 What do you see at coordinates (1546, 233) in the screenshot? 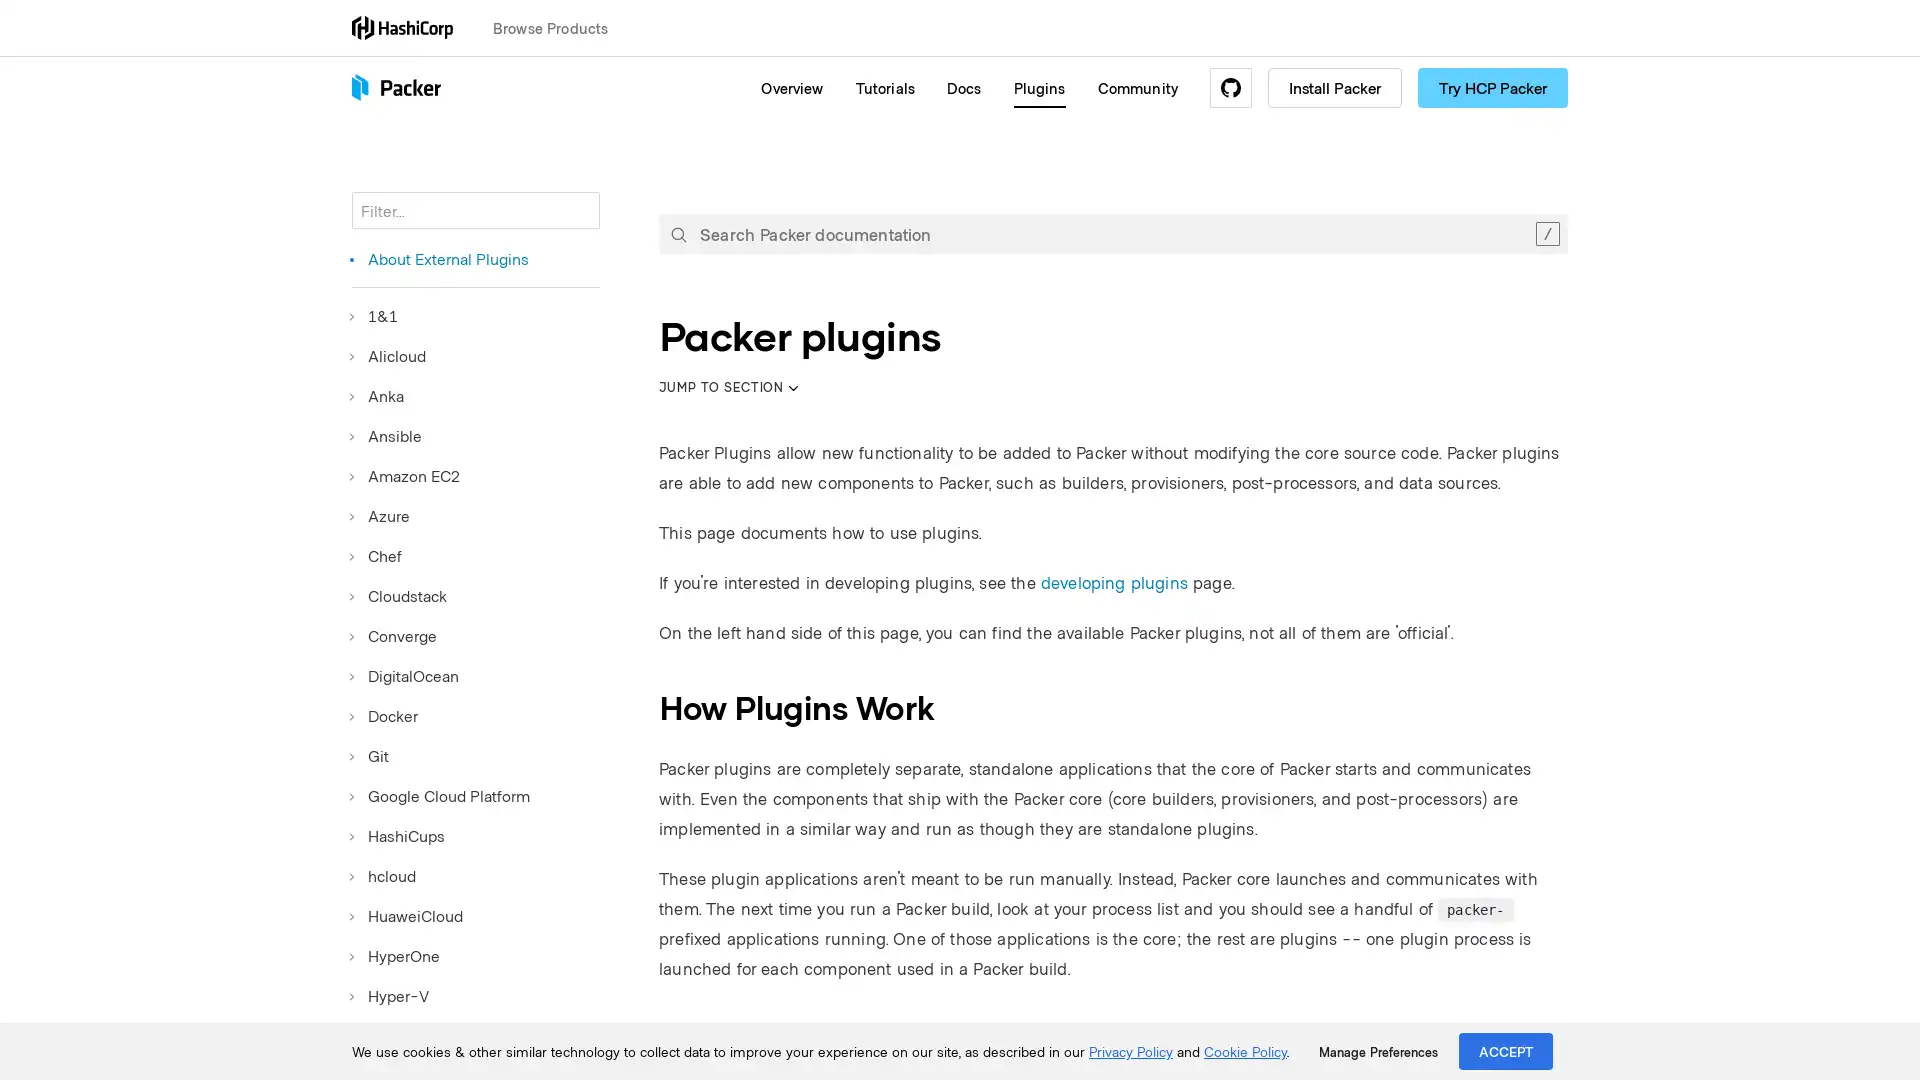
I see `Clear the search query.` at bounding box center [1546, 233].